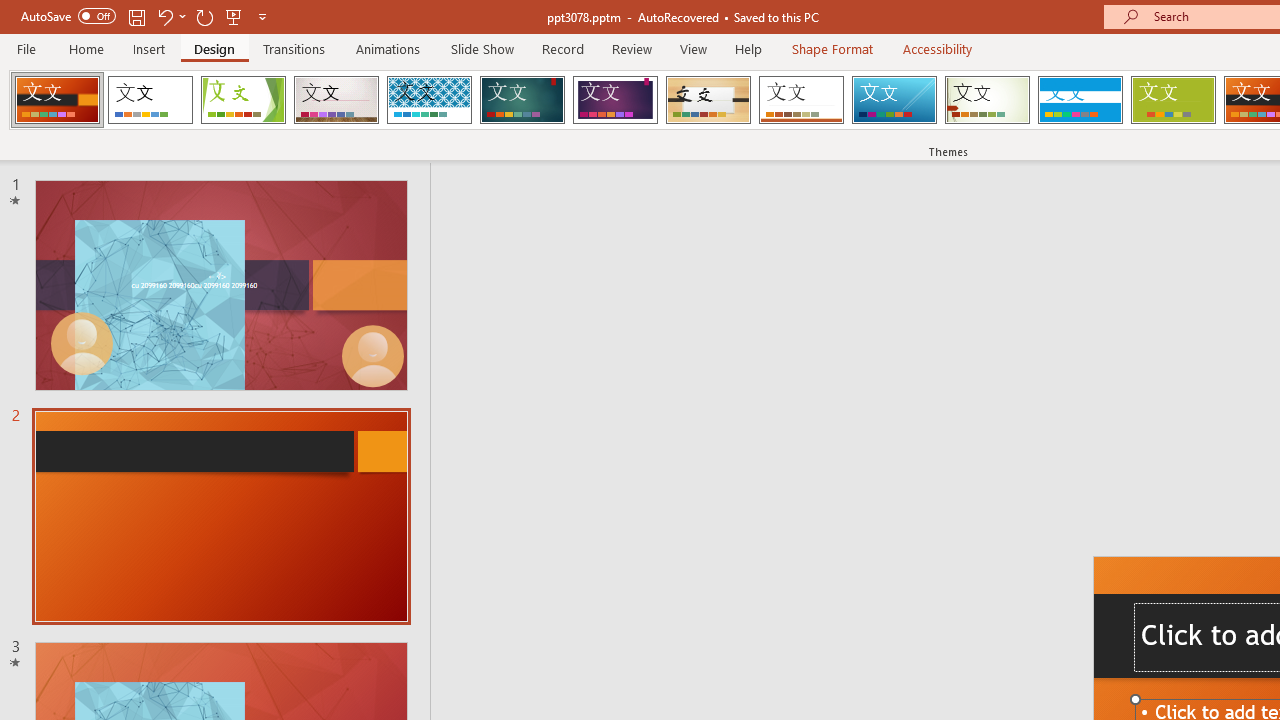  I want to click on 'Office Theme', so click(149, 100).